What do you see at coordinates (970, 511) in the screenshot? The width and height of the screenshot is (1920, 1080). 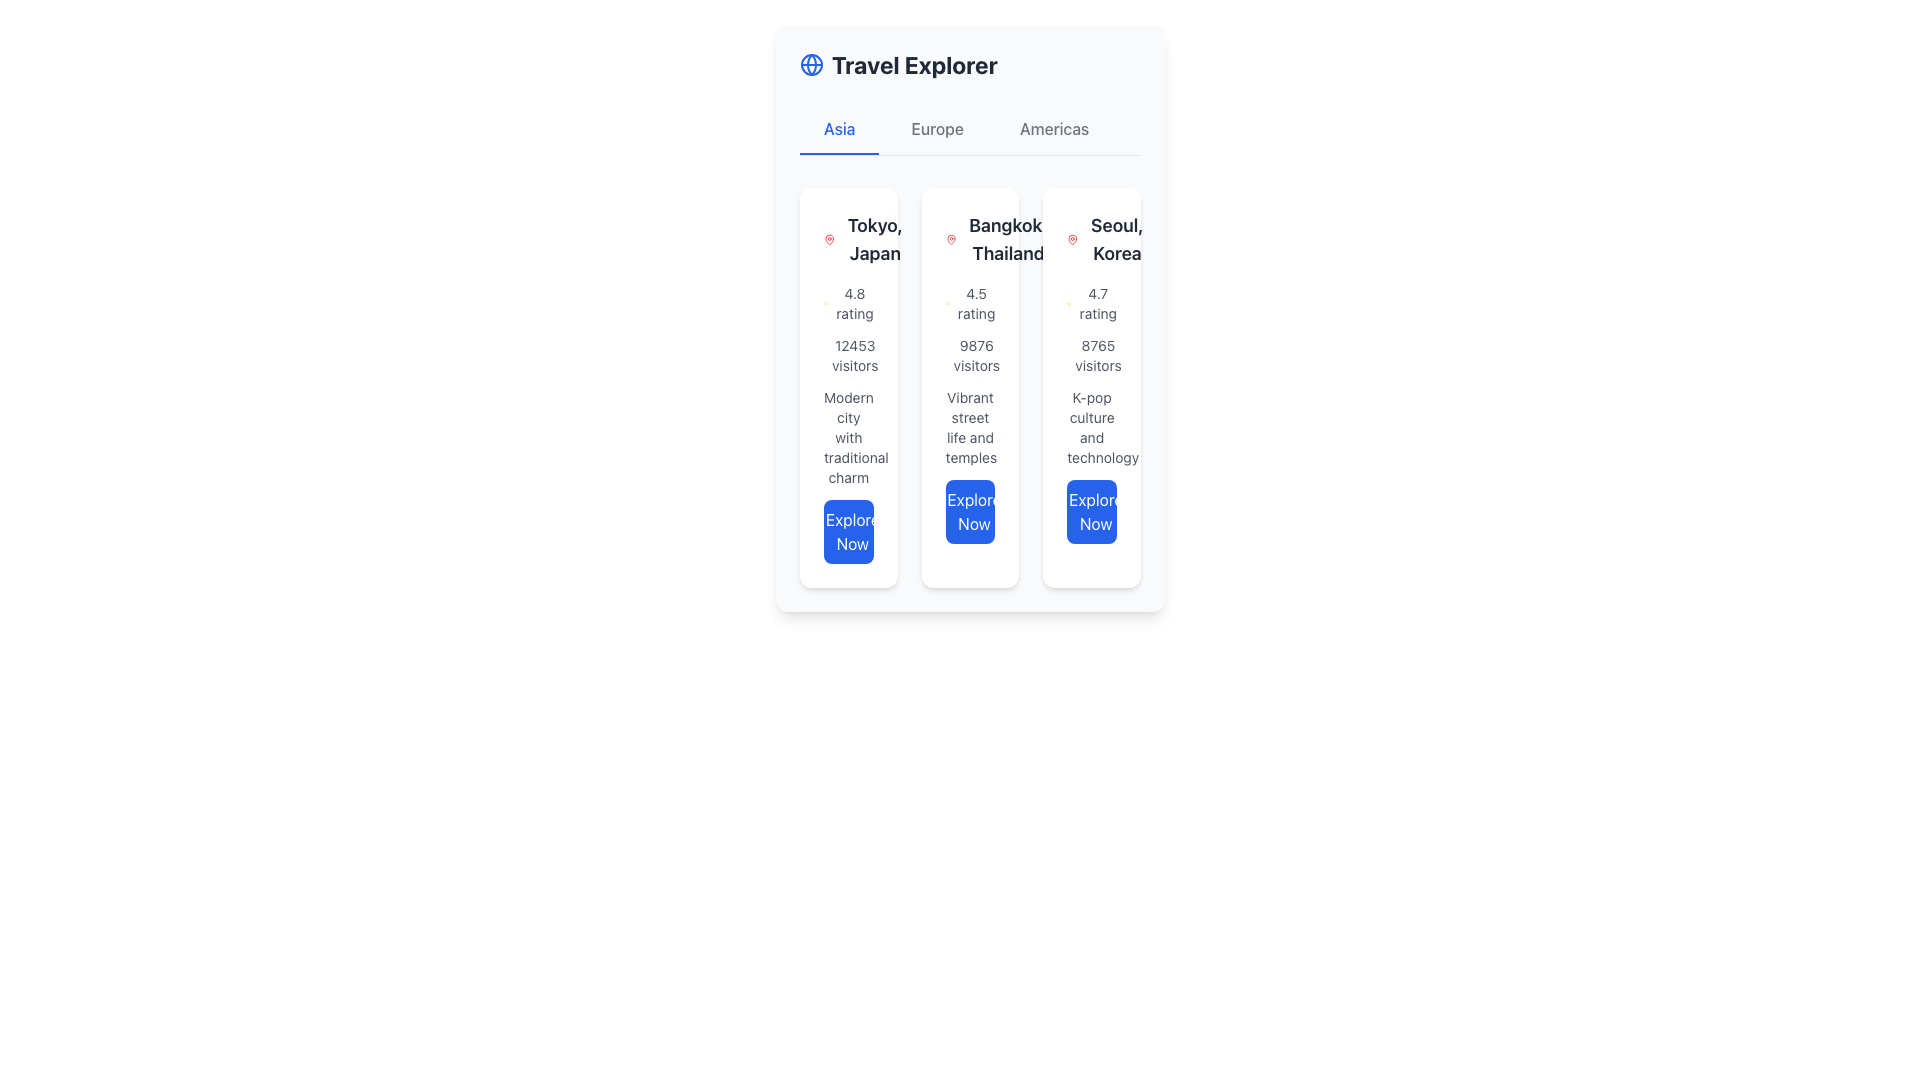 I see `the 'Explore Now' button with a blue background and white text located below the description of 'Bangkok, Thailand'` at bounding box center [970, 511].